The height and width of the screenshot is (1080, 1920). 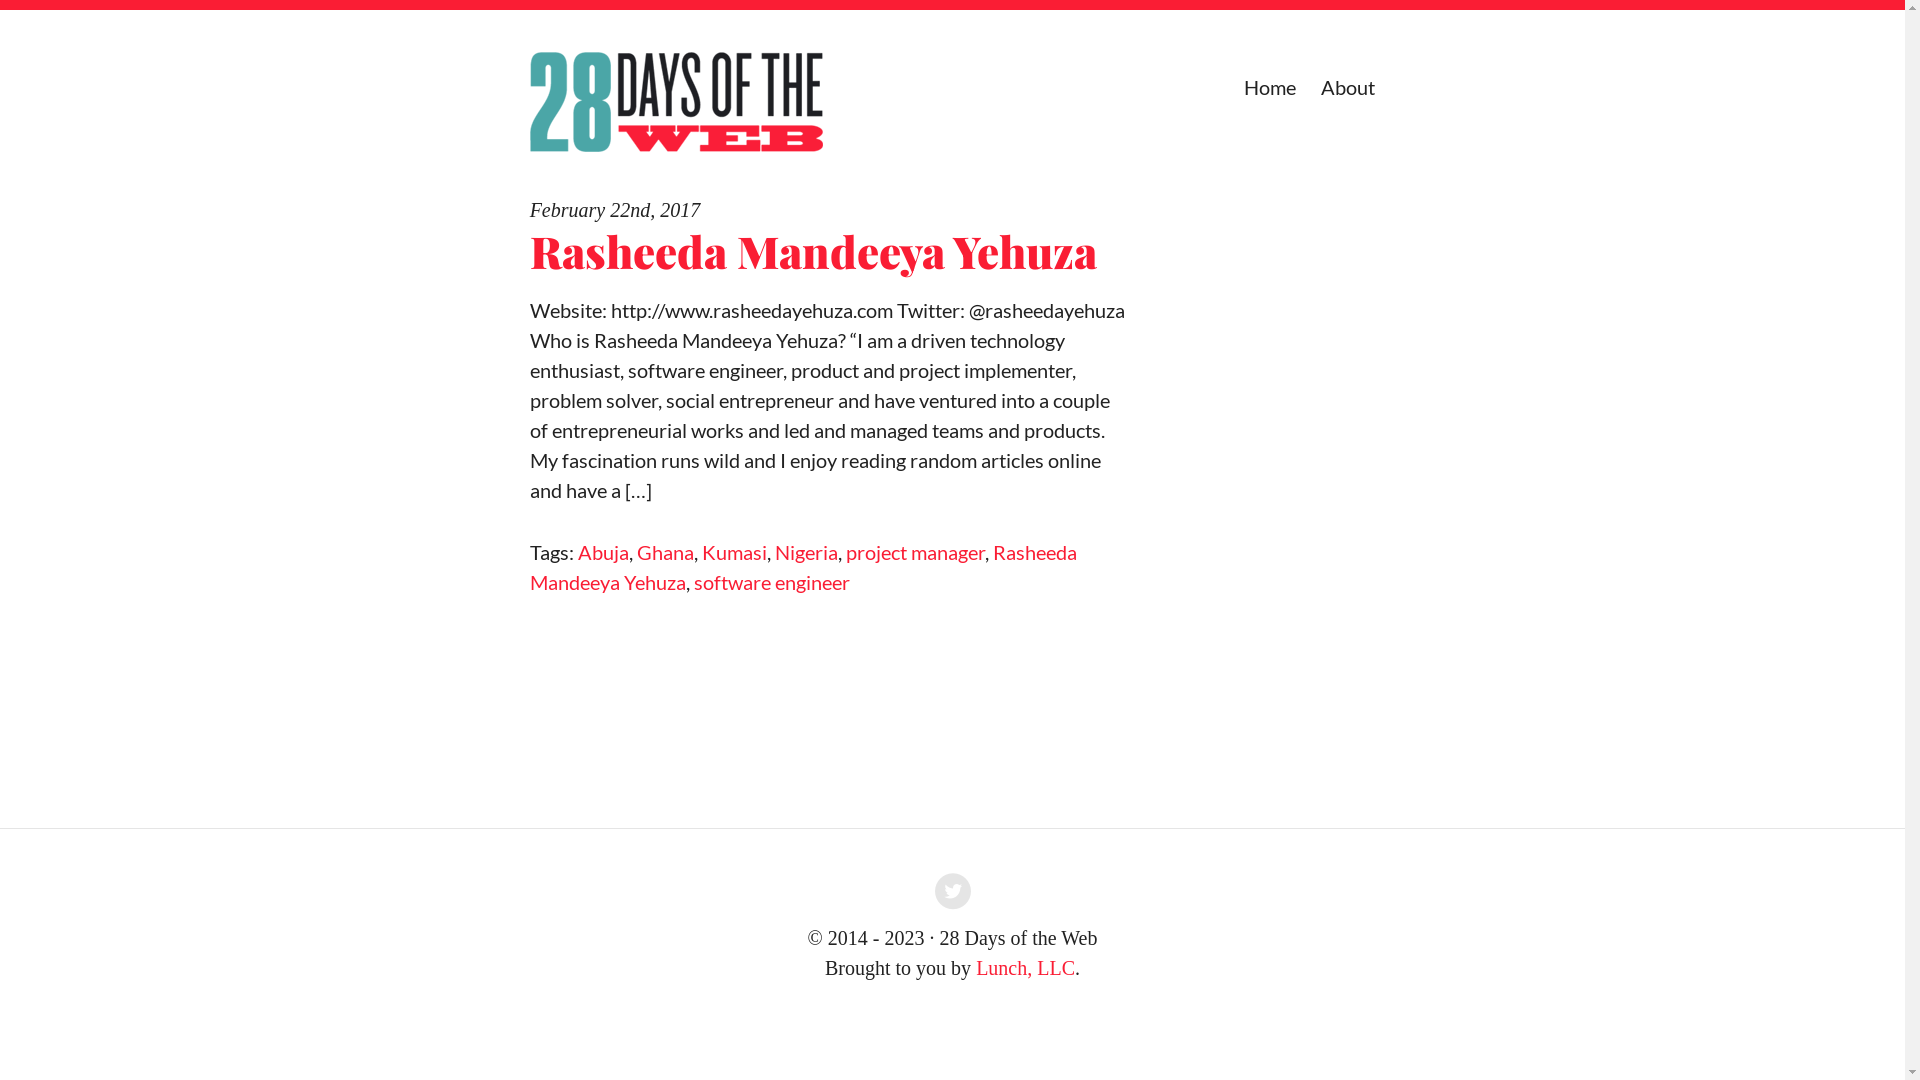 What do you see at coordinates (1269, 86) in the screenshot?
I see `'Home'` at bounding box center [1269, 86].